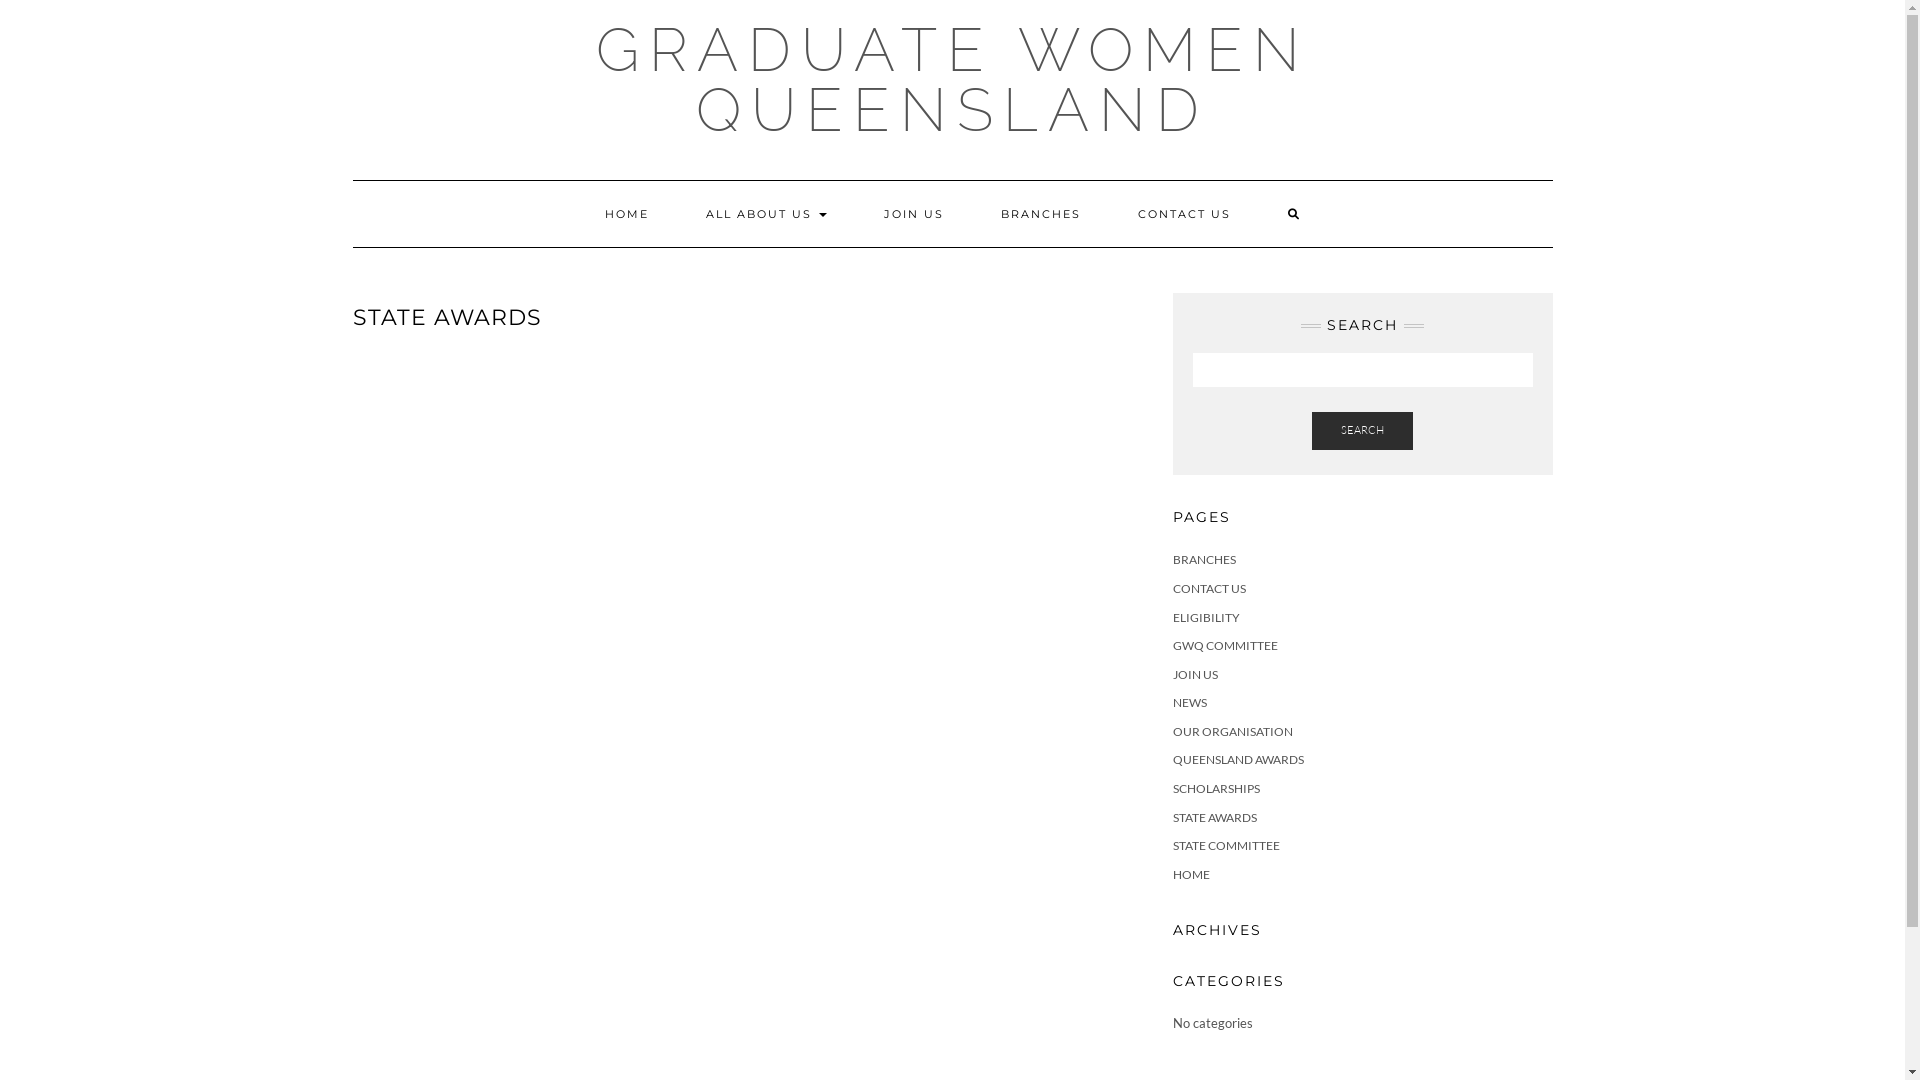  I want to click on 'OUR ORGANISATION', so click(1171, 731).